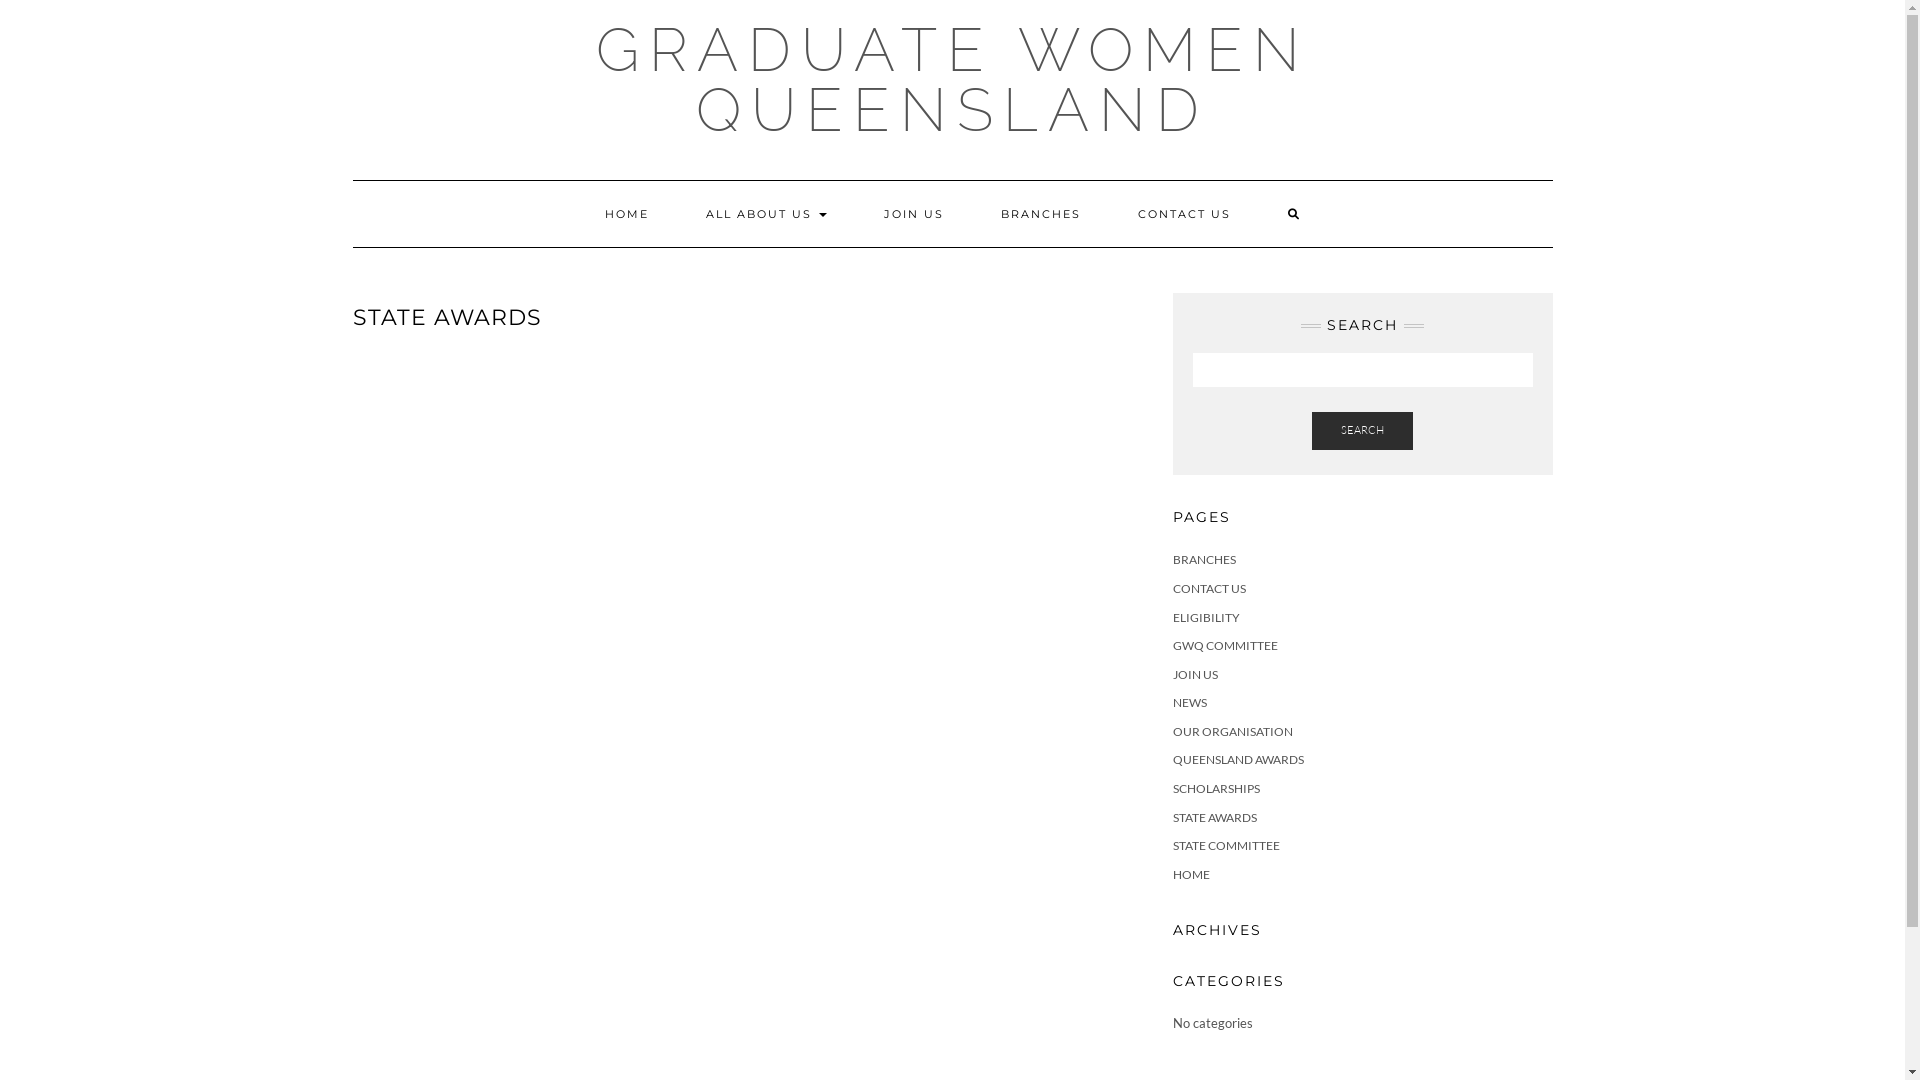  I want to click on 'OUR ORGANISATION', so click(1171, 731).